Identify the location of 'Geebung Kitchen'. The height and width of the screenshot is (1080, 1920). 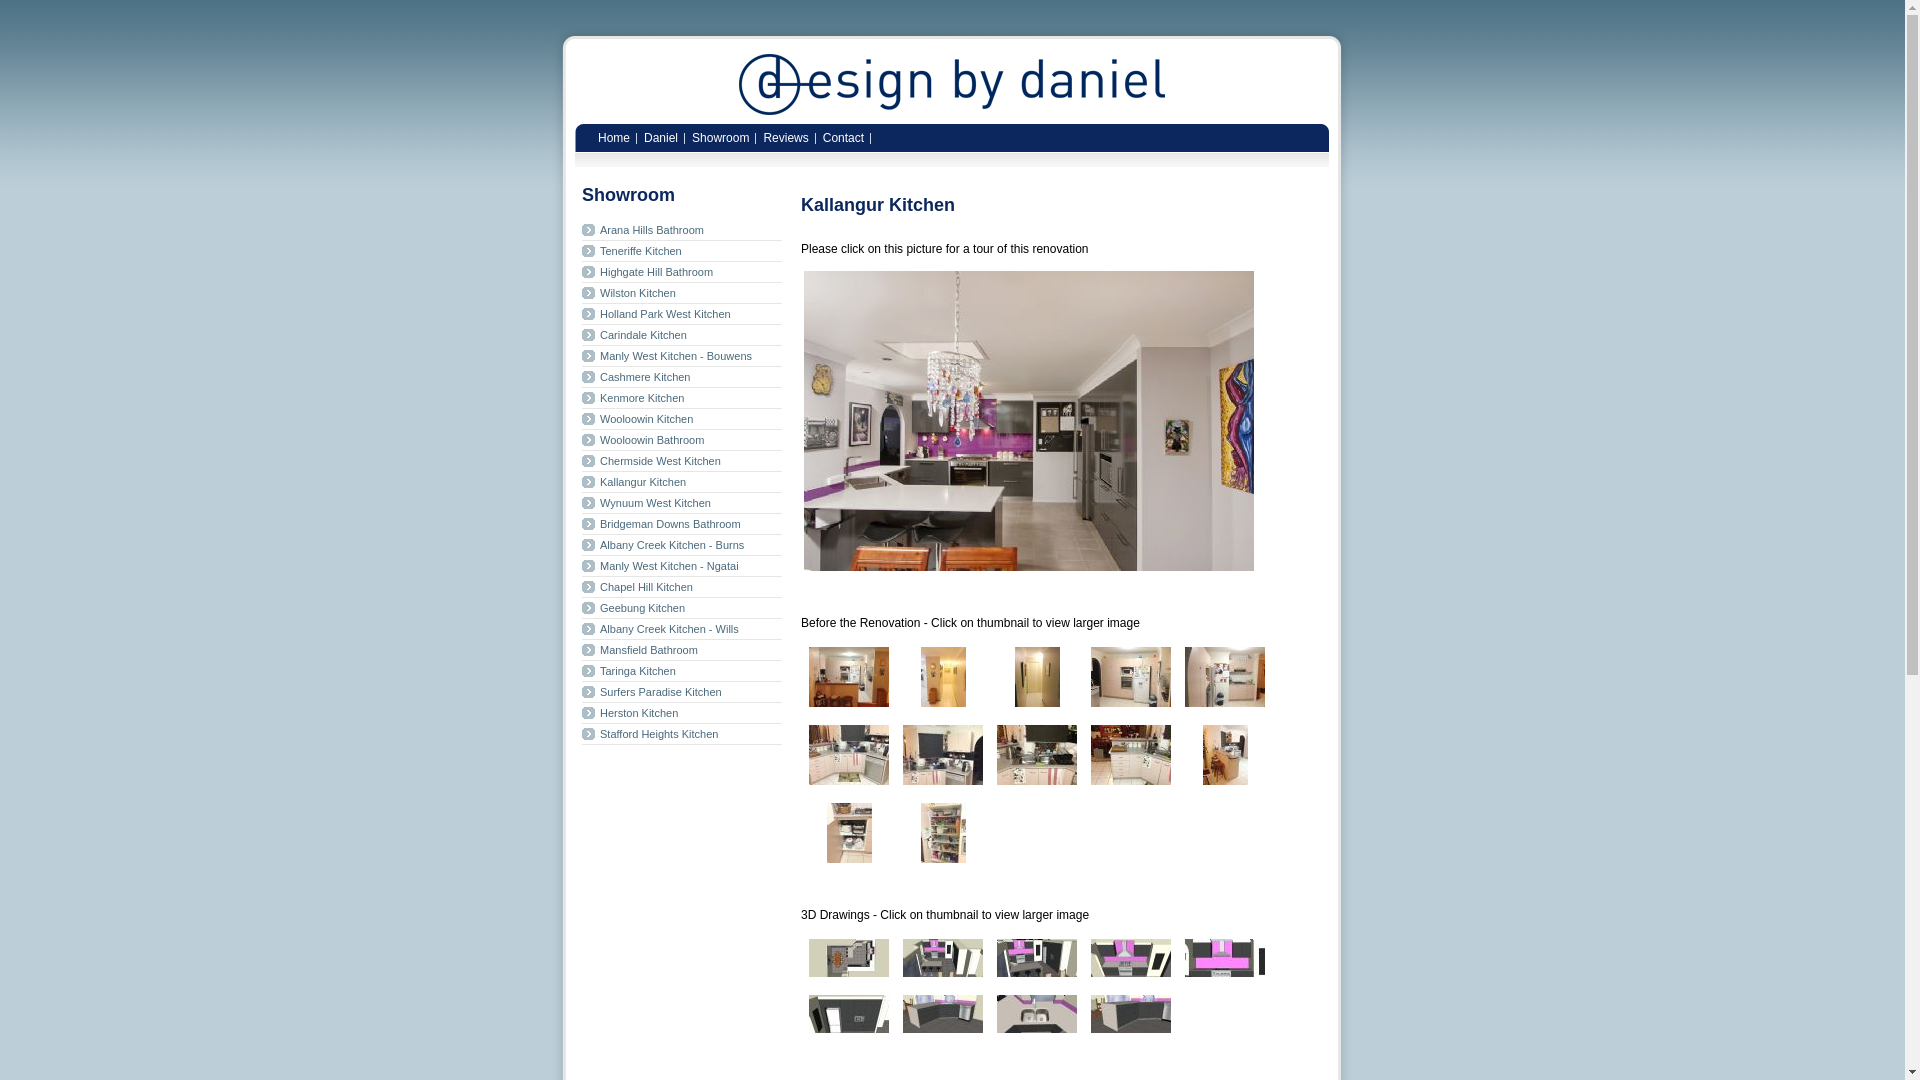
(681, 607).